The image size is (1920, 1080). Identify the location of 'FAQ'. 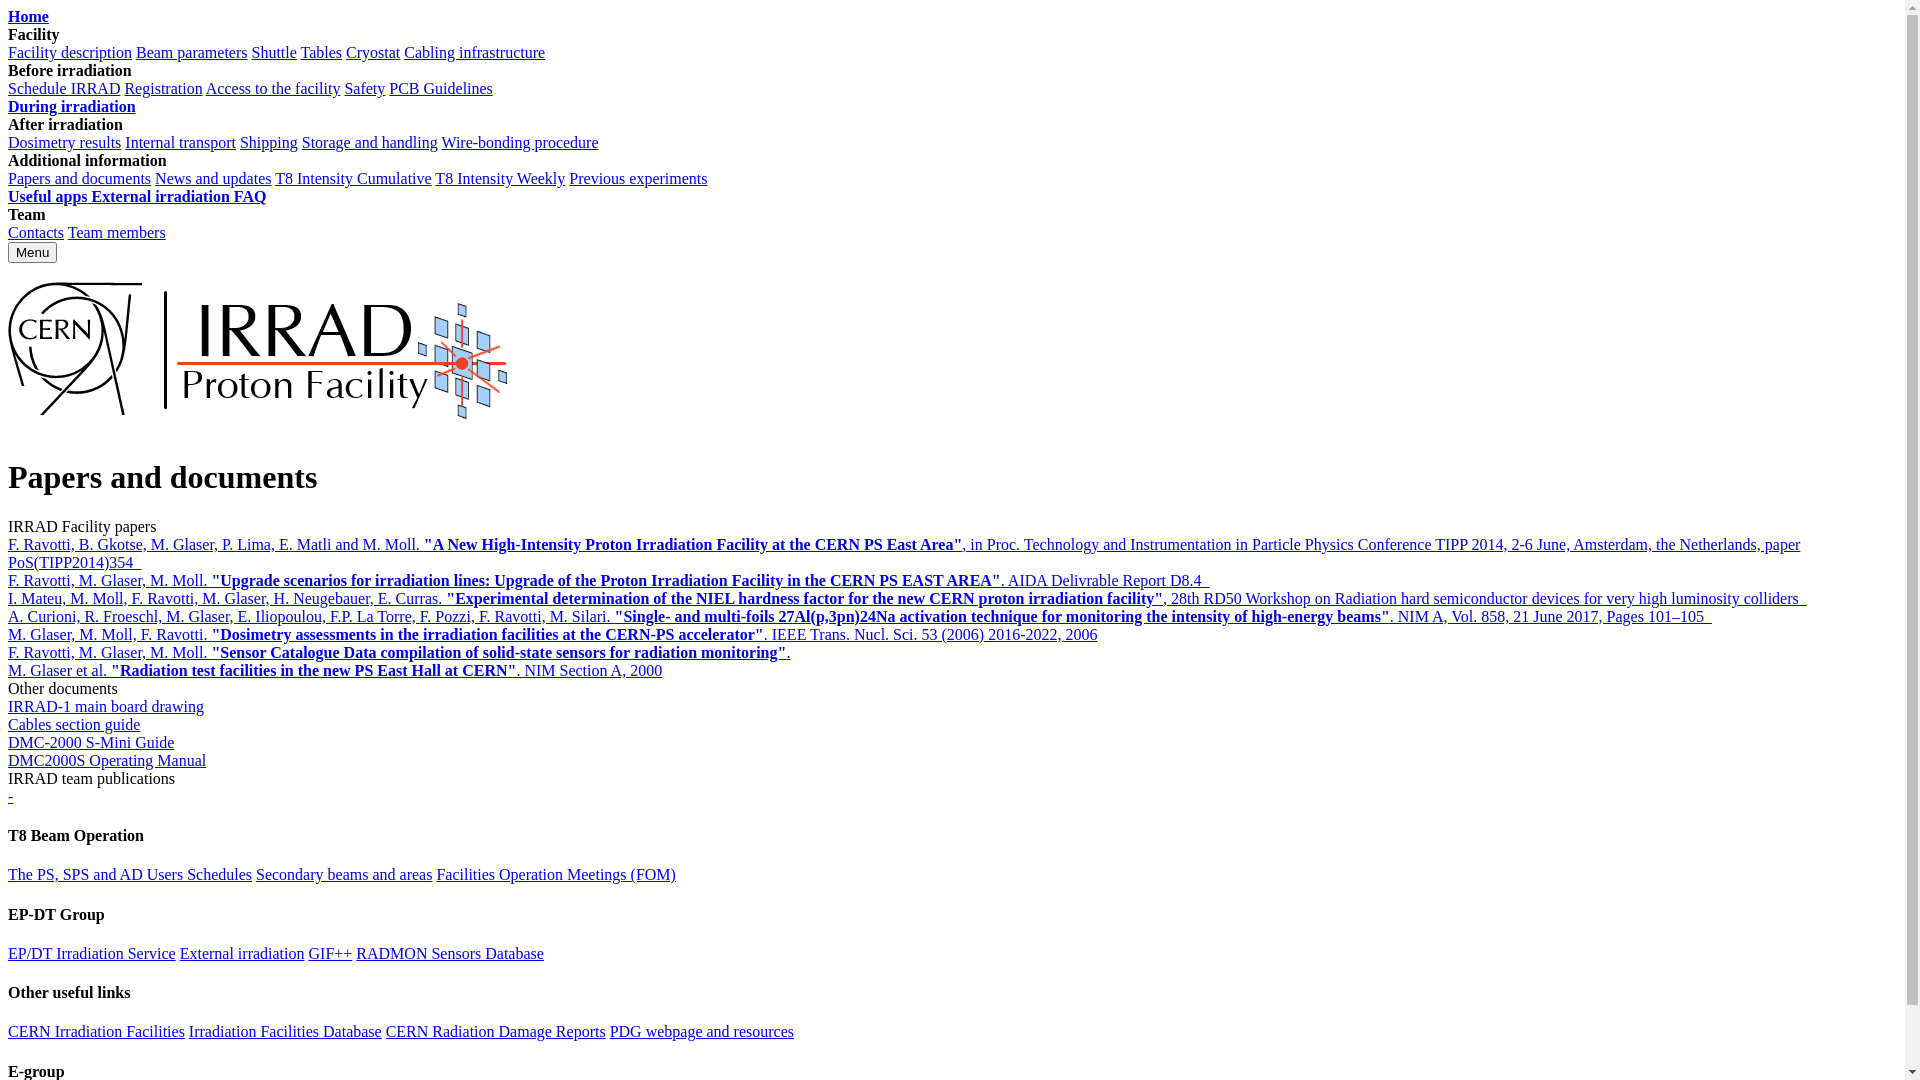
(249, 196).